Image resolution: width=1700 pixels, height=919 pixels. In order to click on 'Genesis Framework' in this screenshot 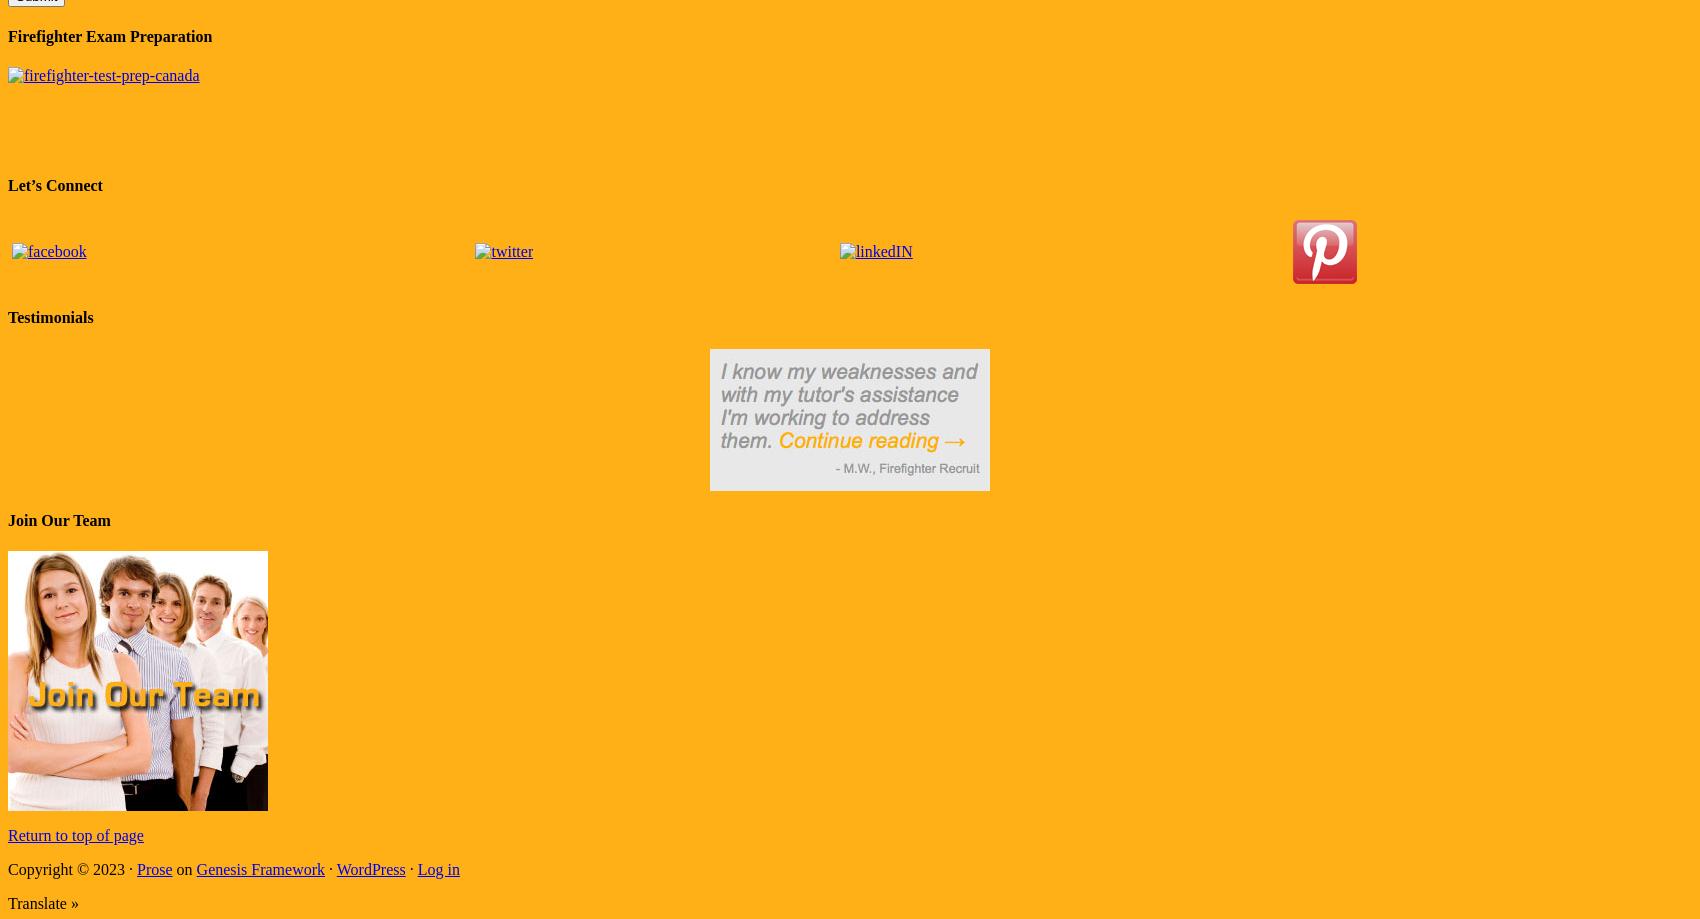, I will do `click(260, 868)`.